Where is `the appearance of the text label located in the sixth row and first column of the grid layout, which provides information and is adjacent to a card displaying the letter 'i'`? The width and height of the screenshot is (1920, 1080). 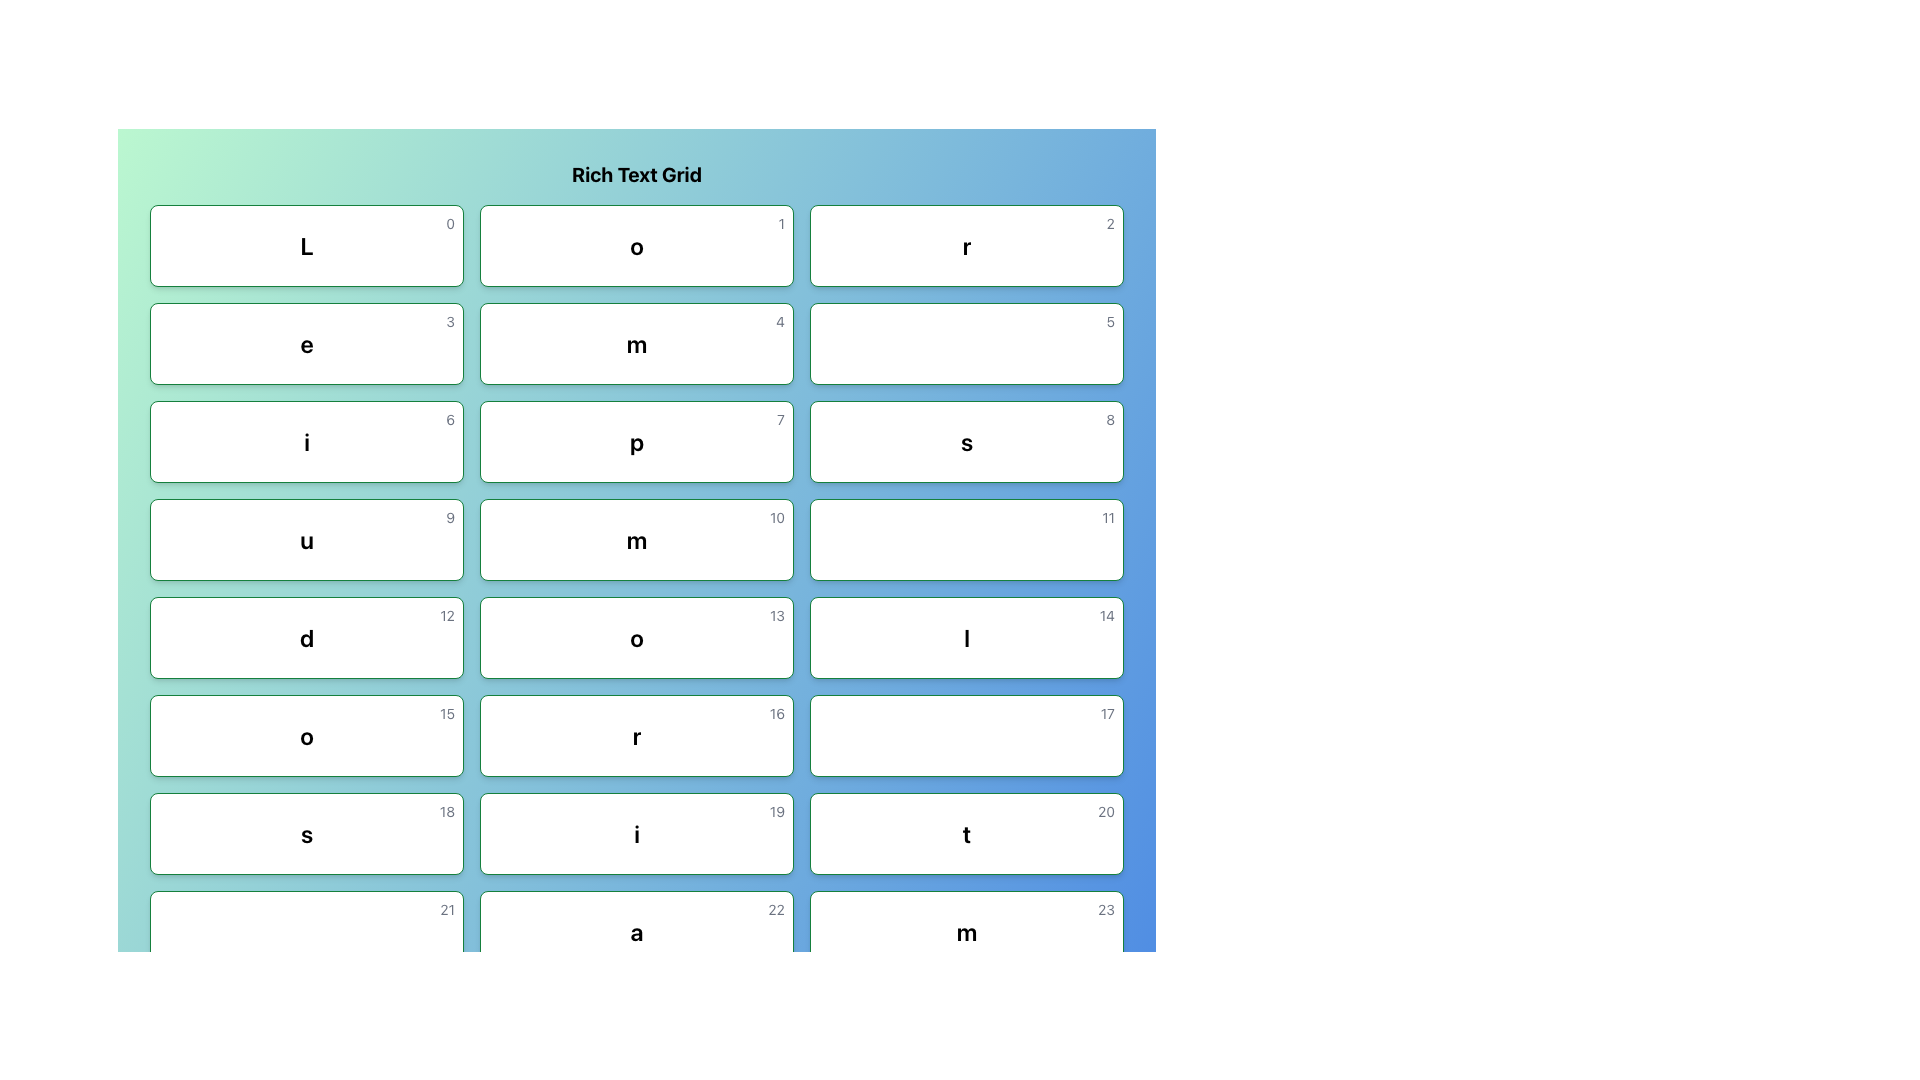
the appearance of the text label located in the sixth row and first column of the grid layout, which provides information and is adjacent to a card displaying the letter 'i' is located at coordinates (306, 833).